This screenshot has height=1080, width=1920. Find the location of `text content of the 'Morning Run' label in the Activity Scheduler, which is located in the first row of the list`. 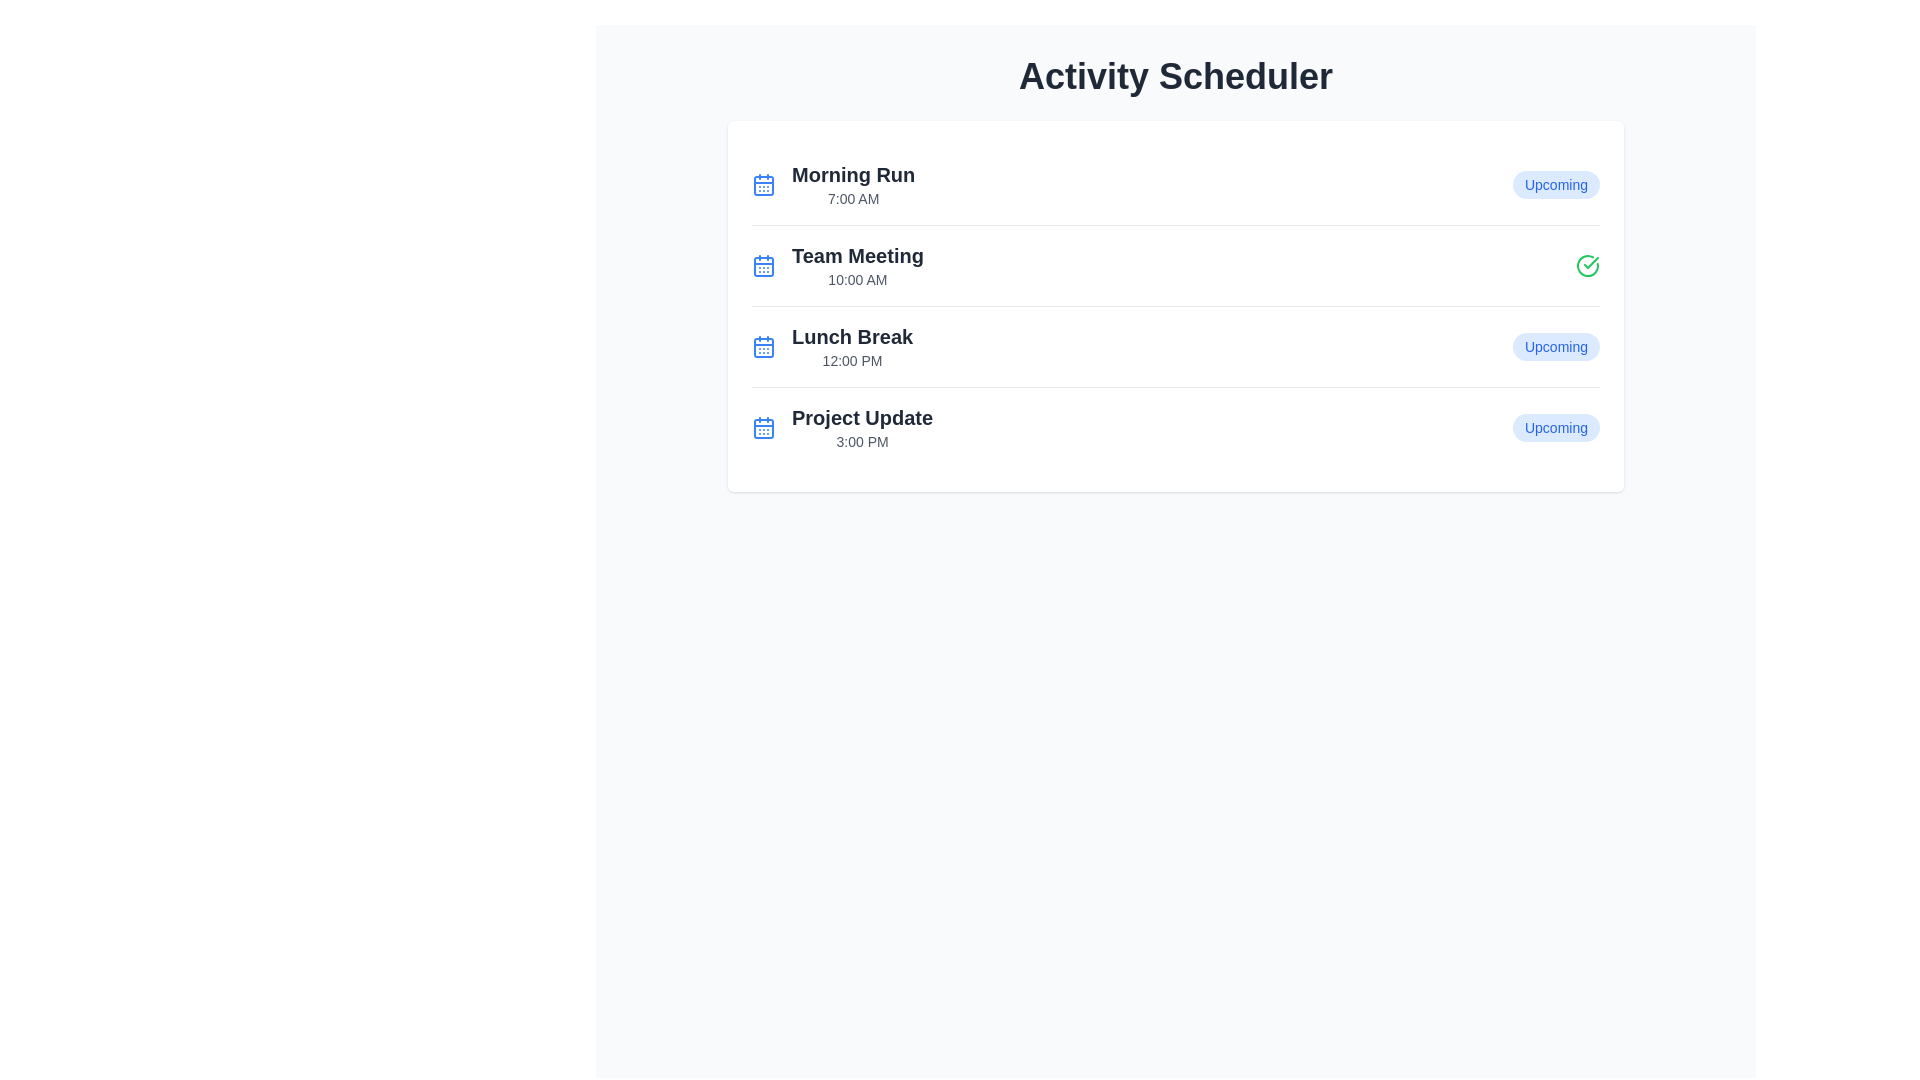

text content of the 'Morning Run' label in the Activity Scheduler, which is located in the first row of the list is located at coordinates (853, 173).